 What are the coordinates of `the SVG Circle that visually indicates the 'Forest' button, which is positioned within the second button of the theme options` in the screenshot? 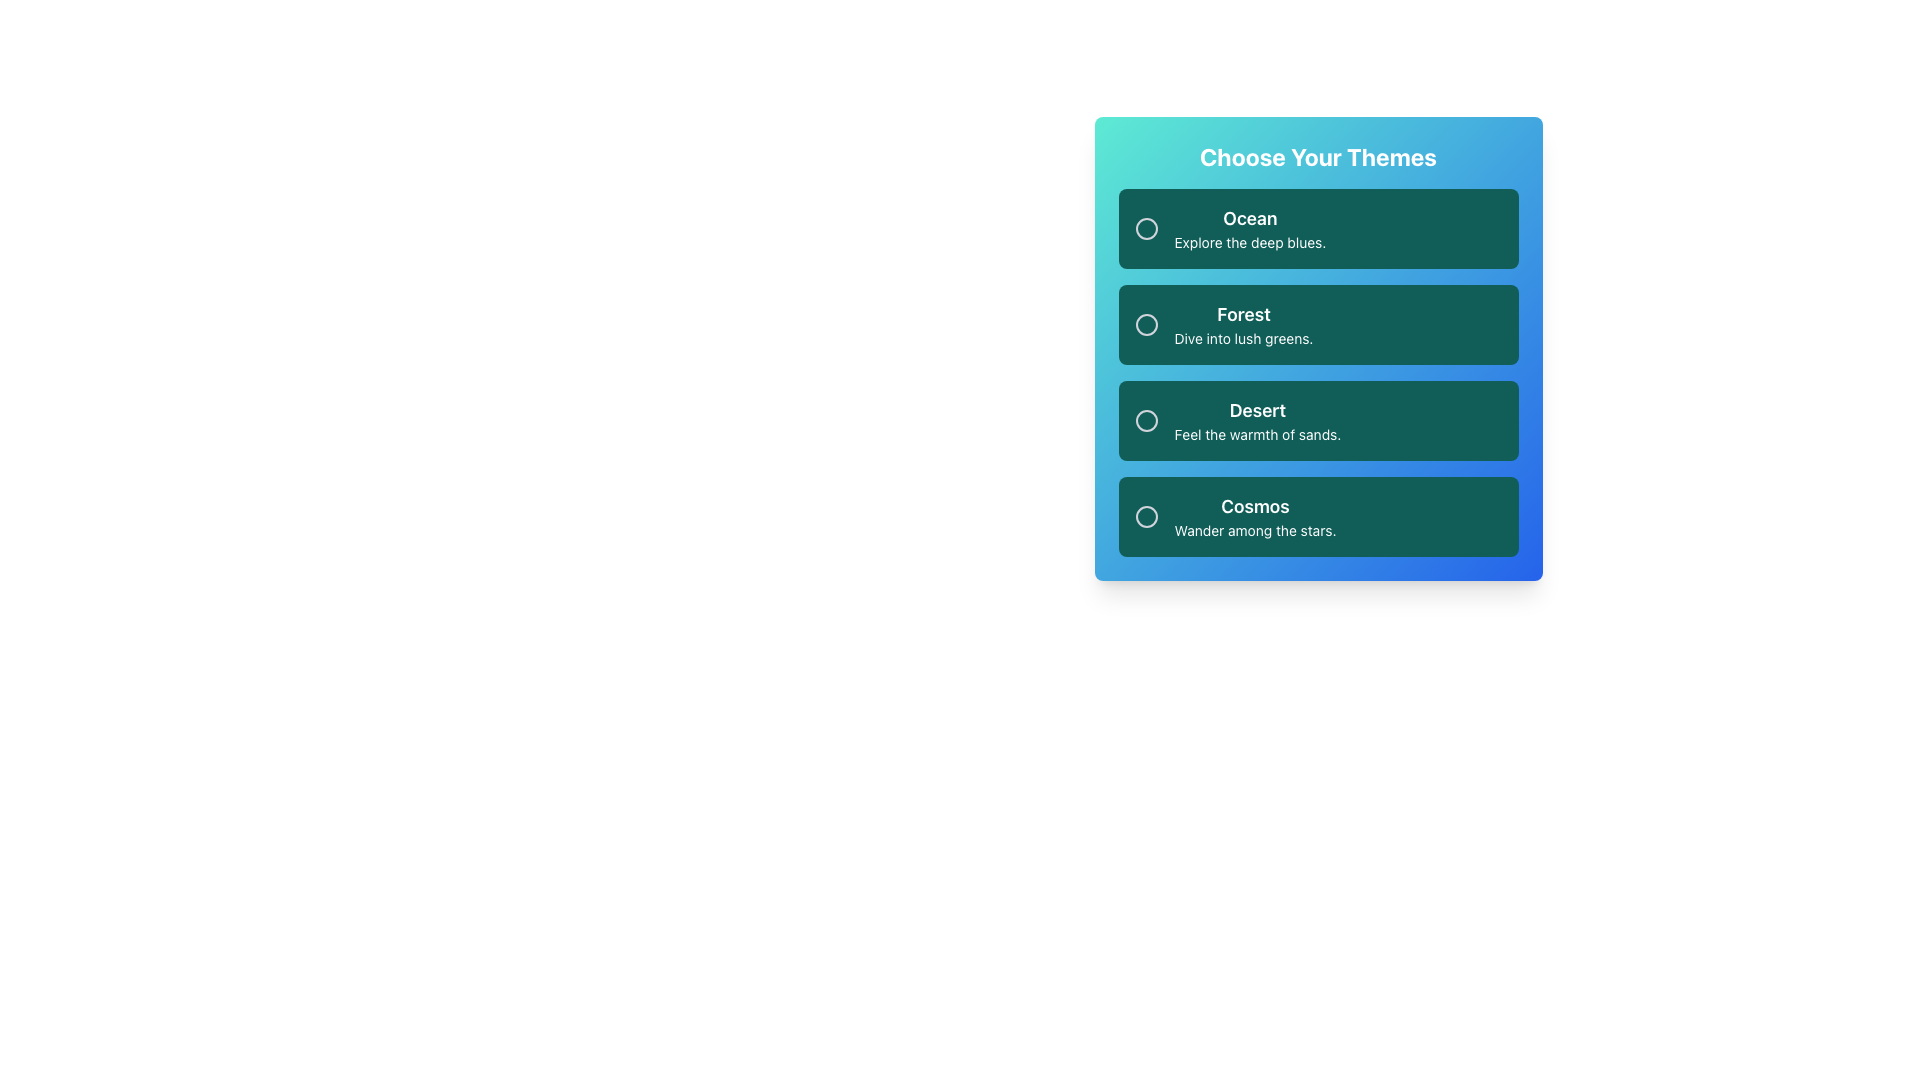 It's located at (1146, 323).